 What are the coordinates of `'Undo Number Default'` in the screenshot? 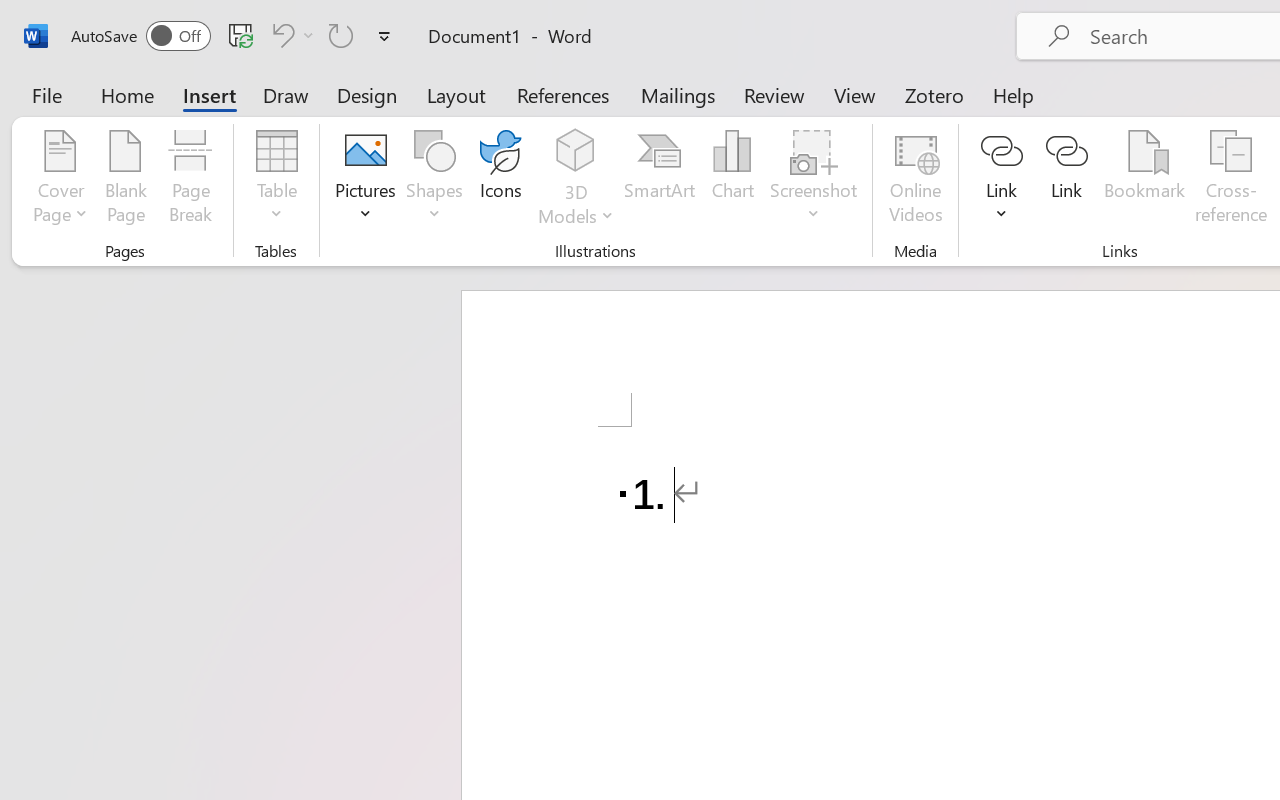 It's located at (279, 34).